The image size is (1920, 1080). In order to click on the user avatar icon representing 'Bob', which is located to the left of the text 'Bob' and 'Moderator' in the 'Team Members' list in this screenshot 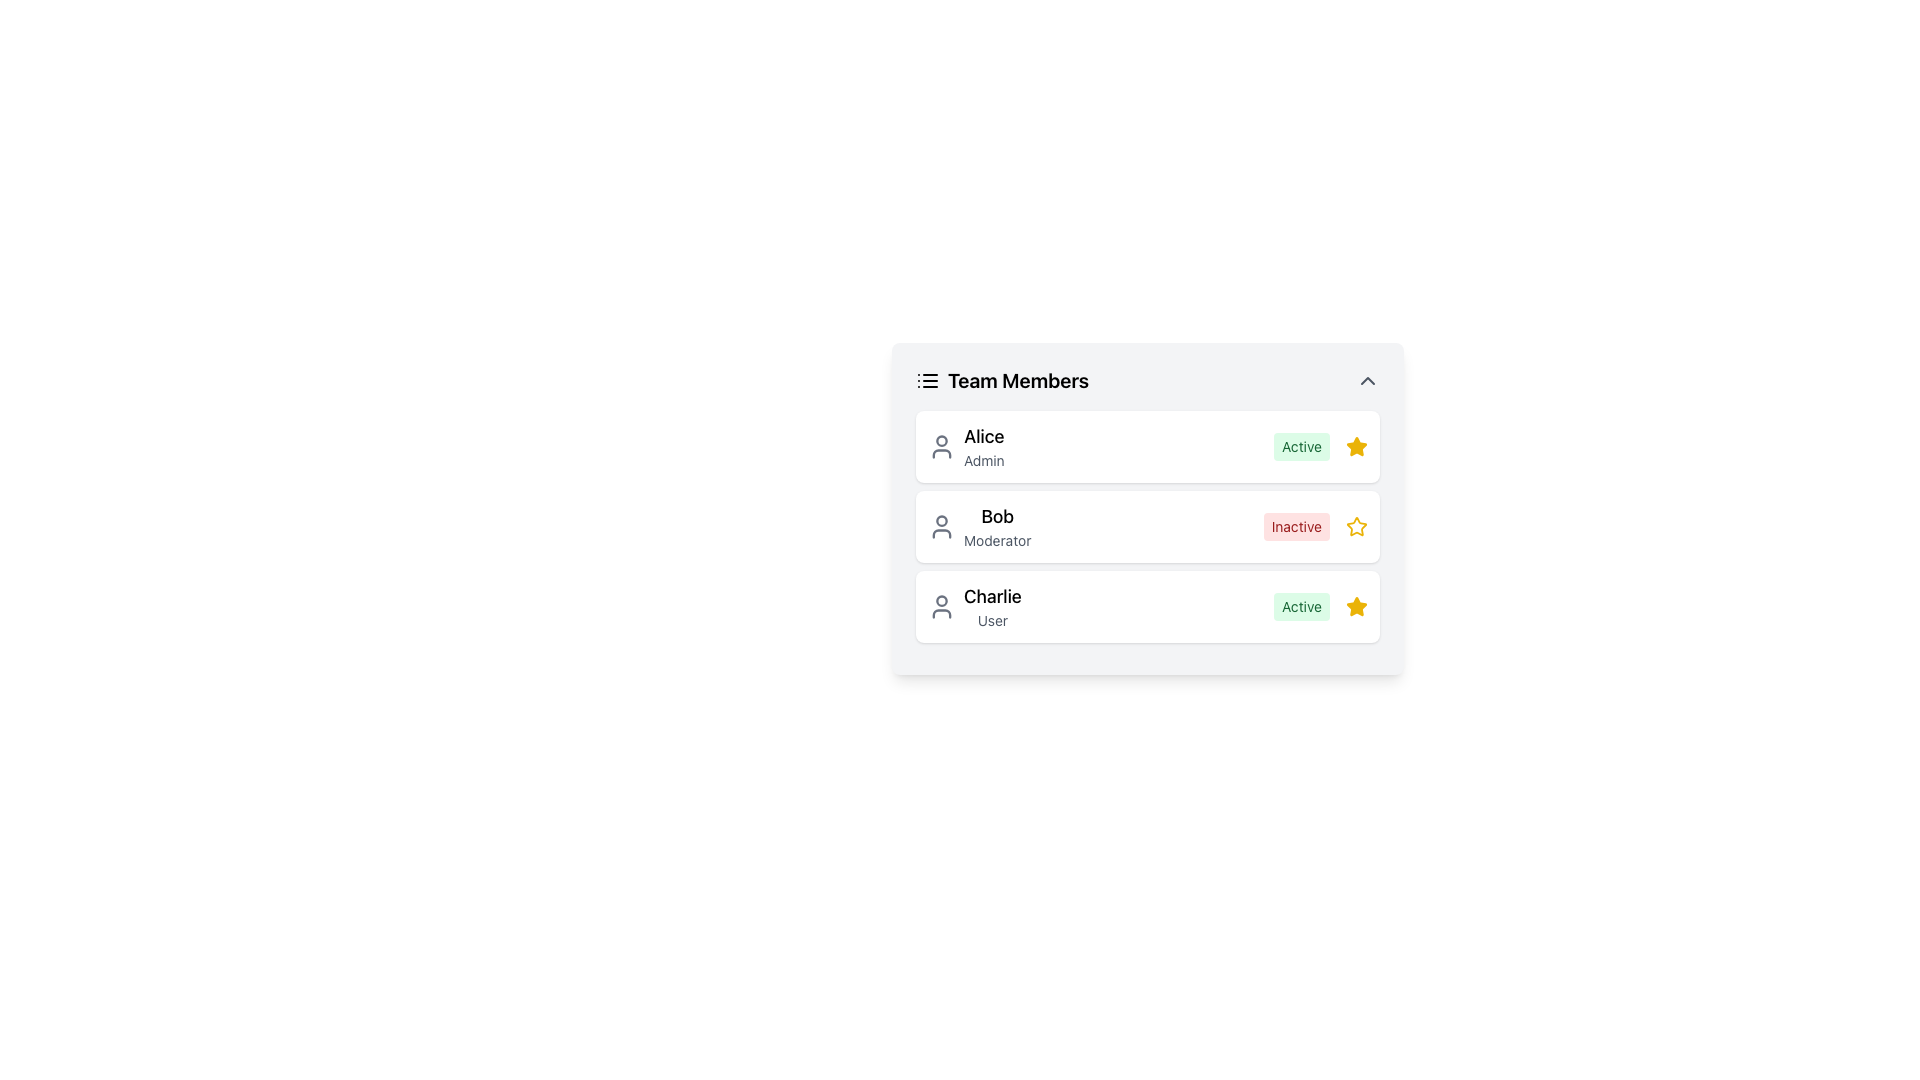, I will do `click(940, 526)`.